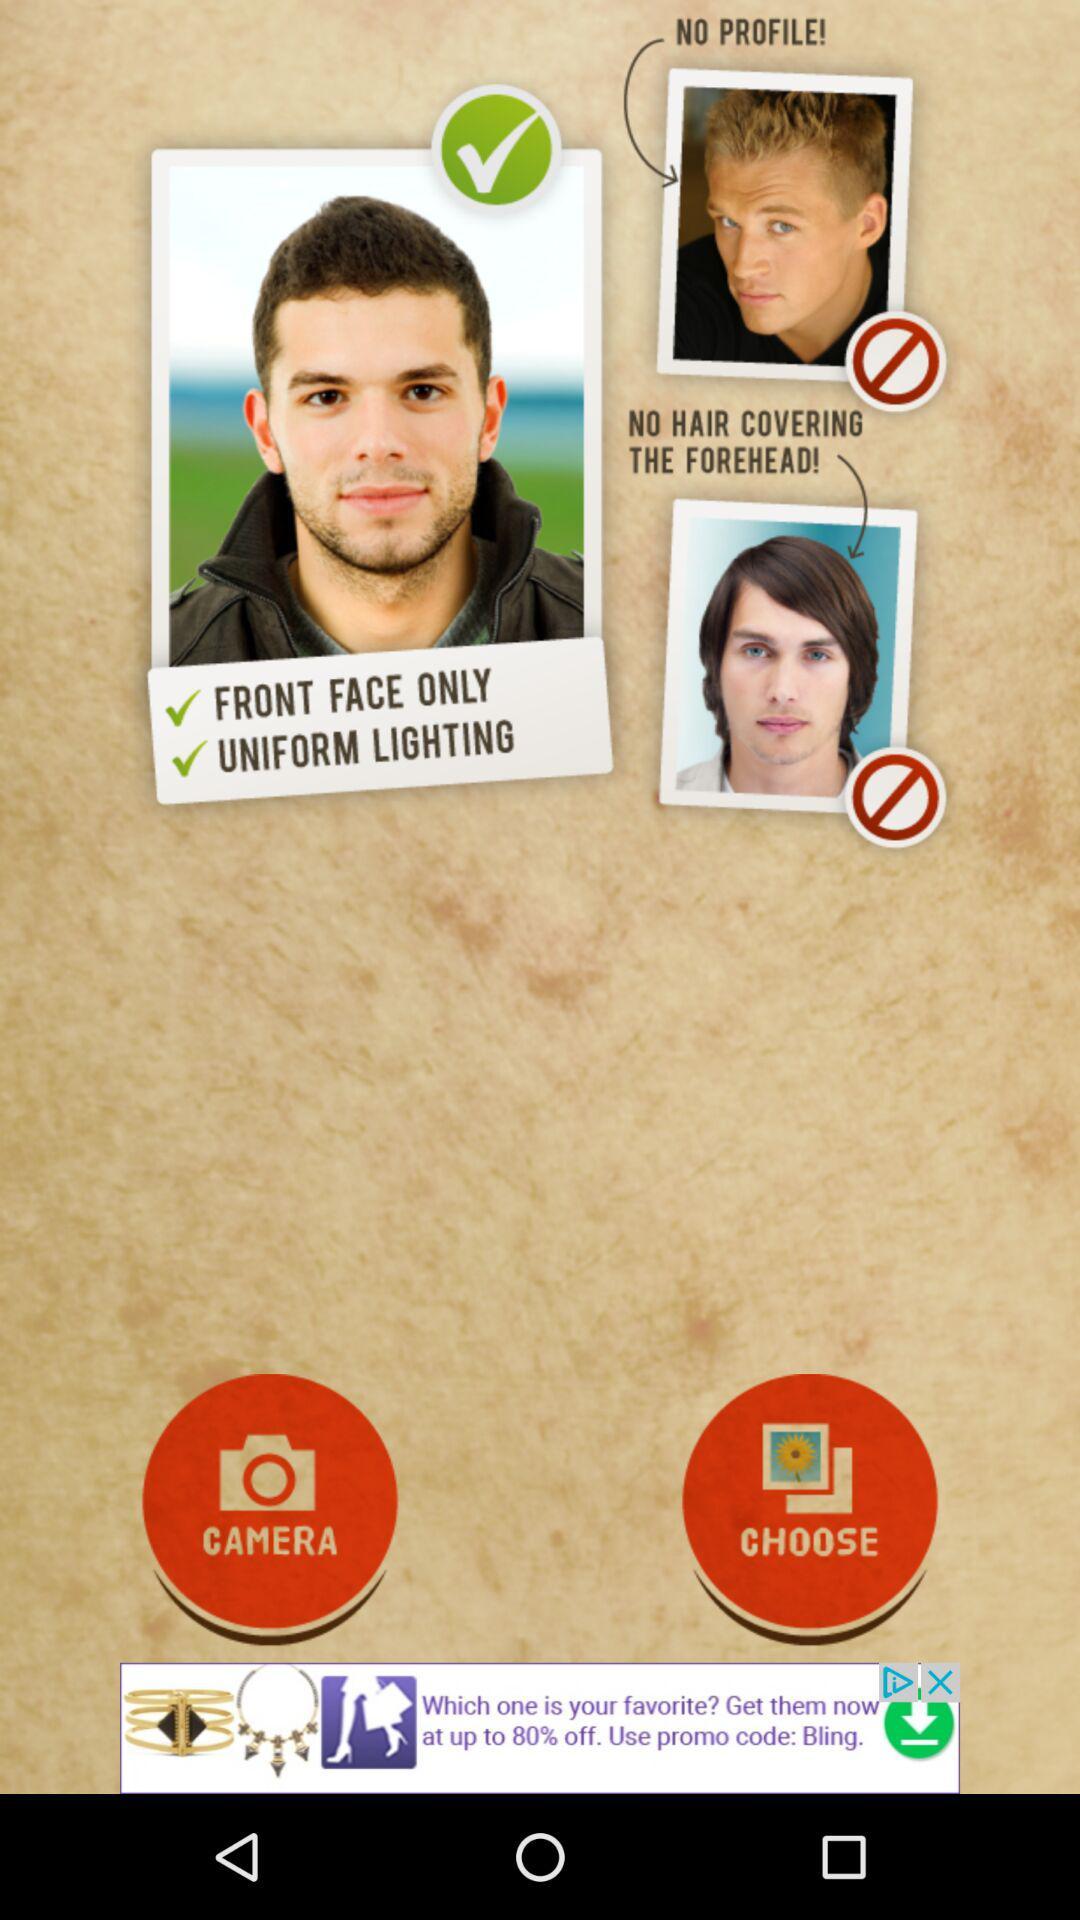 Image resolution: width=1080 pixels, height=1920 pixels. Describe the element at coordinates (810, 1510) in the screenshot. I see `choose picture` at that location.